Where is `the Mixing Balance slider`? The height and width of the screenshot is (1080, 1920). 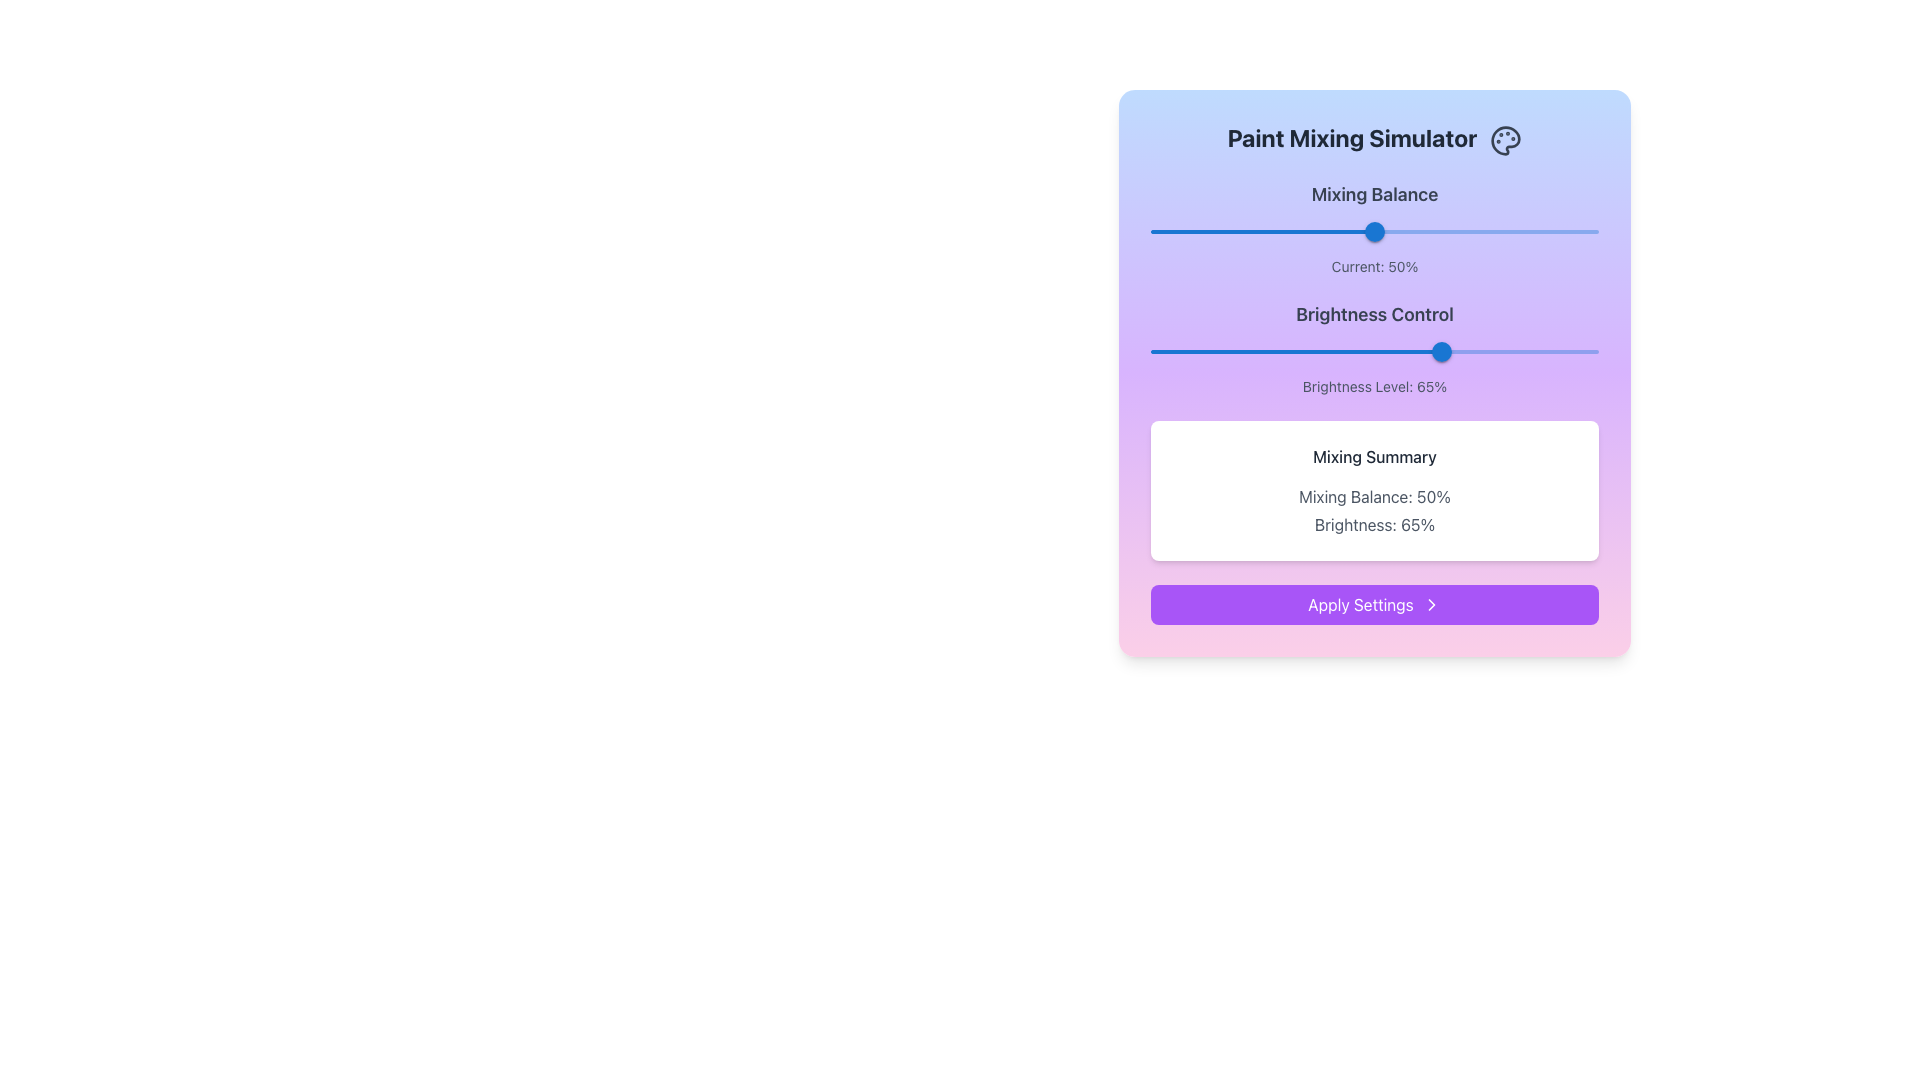 the Mixing Balance slider is located at coordinates (1257, 230).